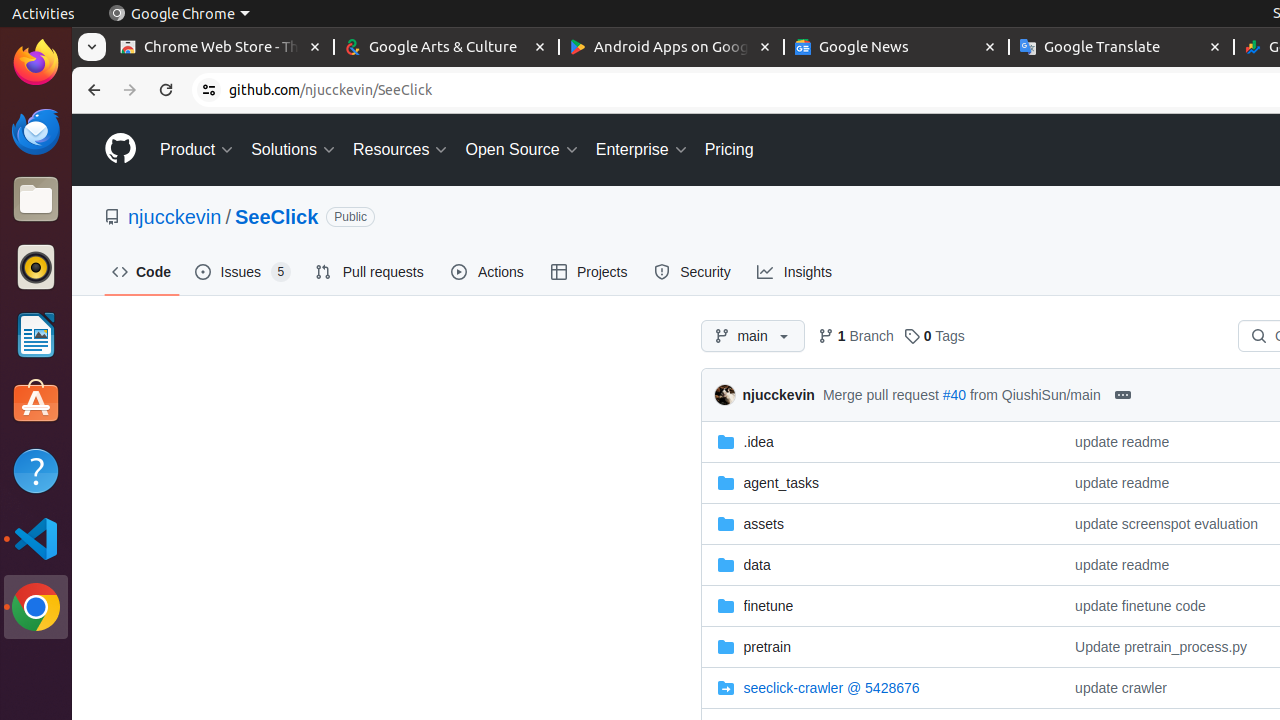  What do you see at coordinates (642, 148) in the screenshot?
I see `'Enterprise'` at bounding box center [642, 148].